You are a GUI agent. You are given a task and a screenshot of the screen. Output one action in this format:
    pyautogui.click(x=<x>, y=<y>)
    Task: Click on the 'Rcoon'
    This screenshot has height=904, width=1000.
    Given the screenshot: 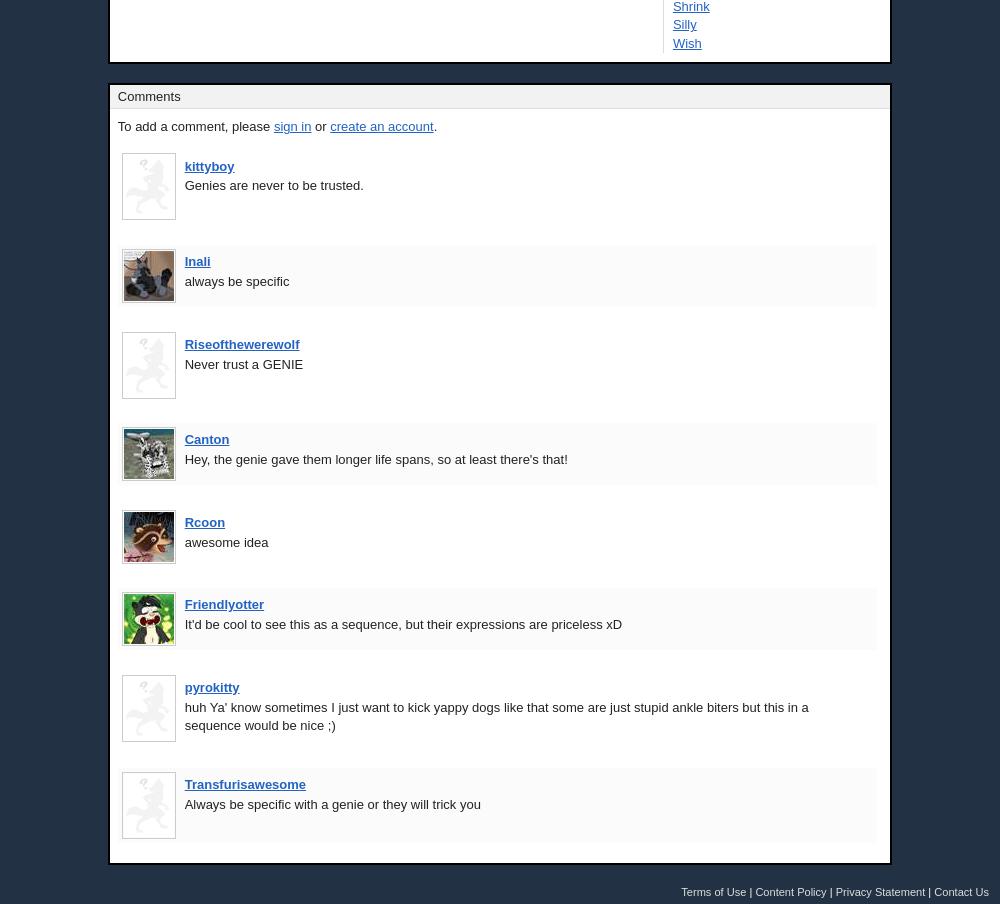 What is the action you would take?
    pyautogui.click(x=184, y=521)
    